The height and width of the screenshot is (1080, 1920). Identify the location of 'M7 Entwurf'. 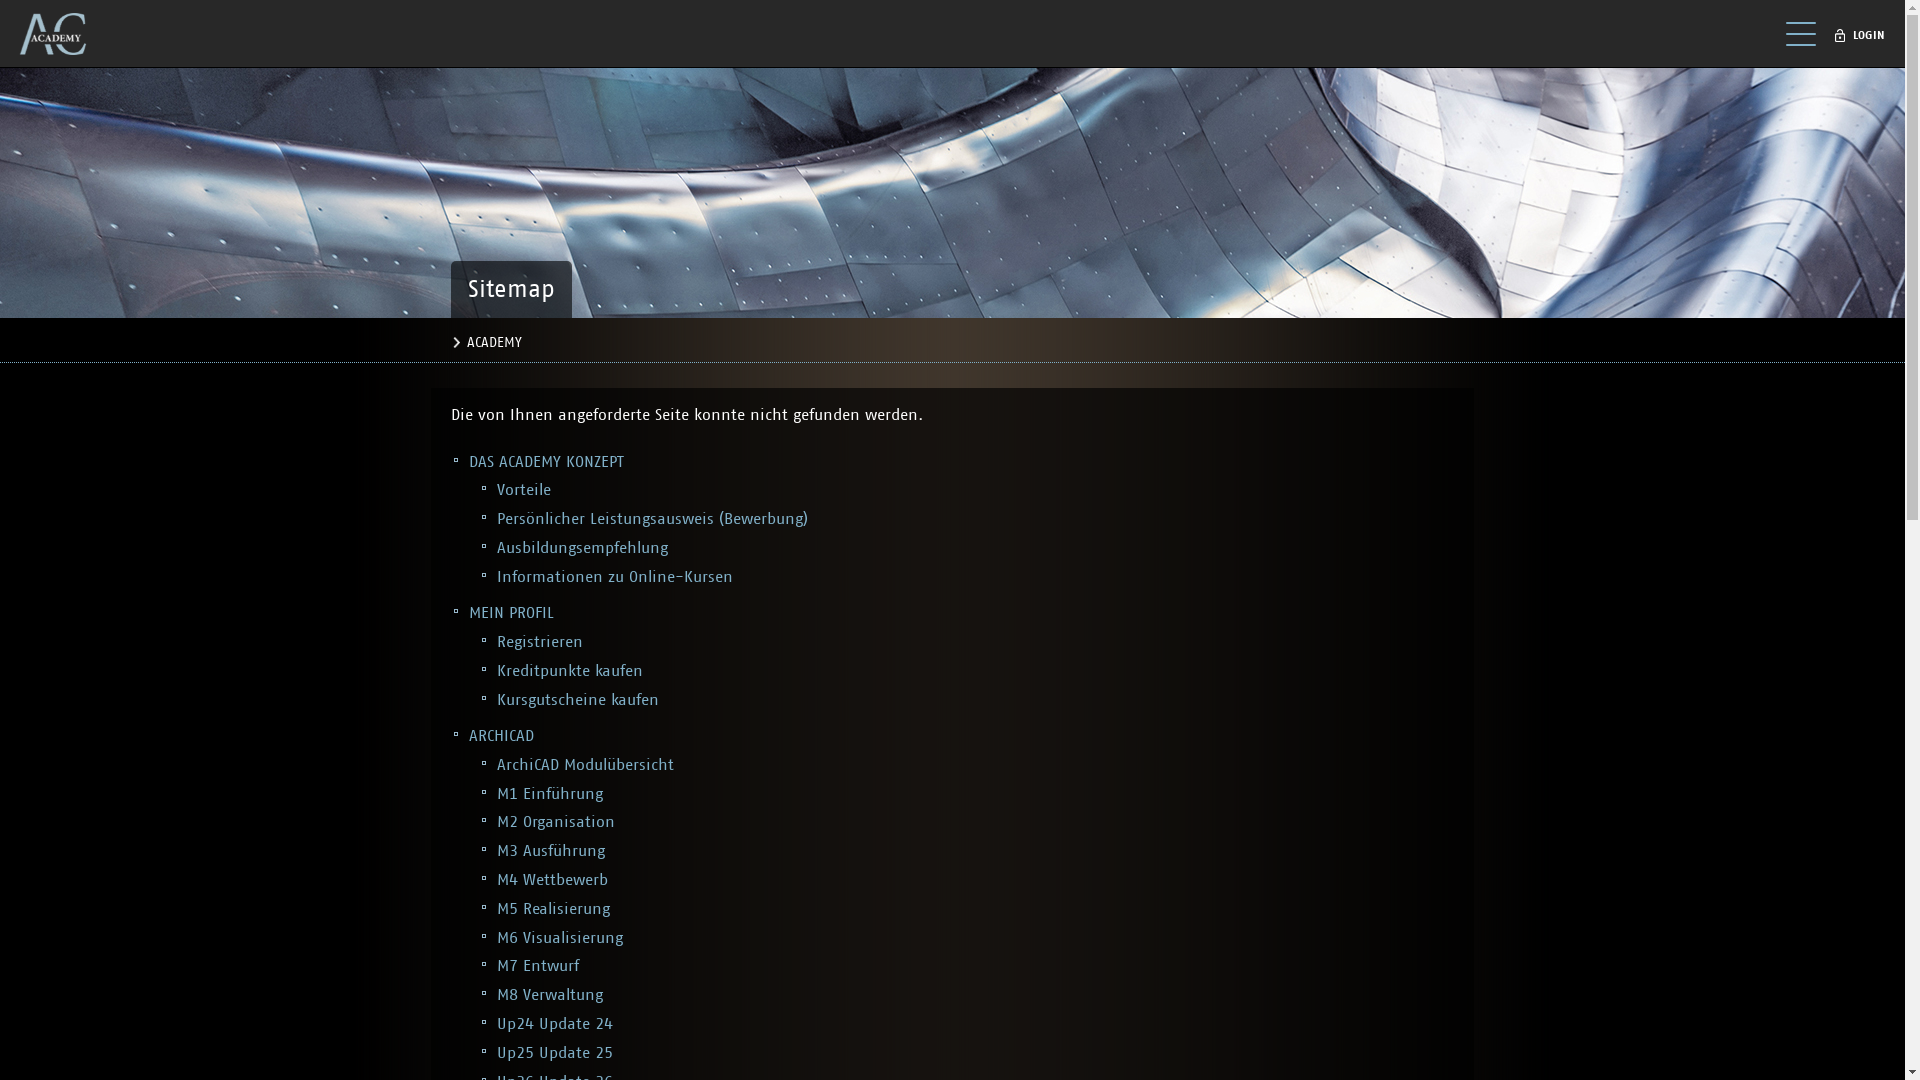
(537, 964).